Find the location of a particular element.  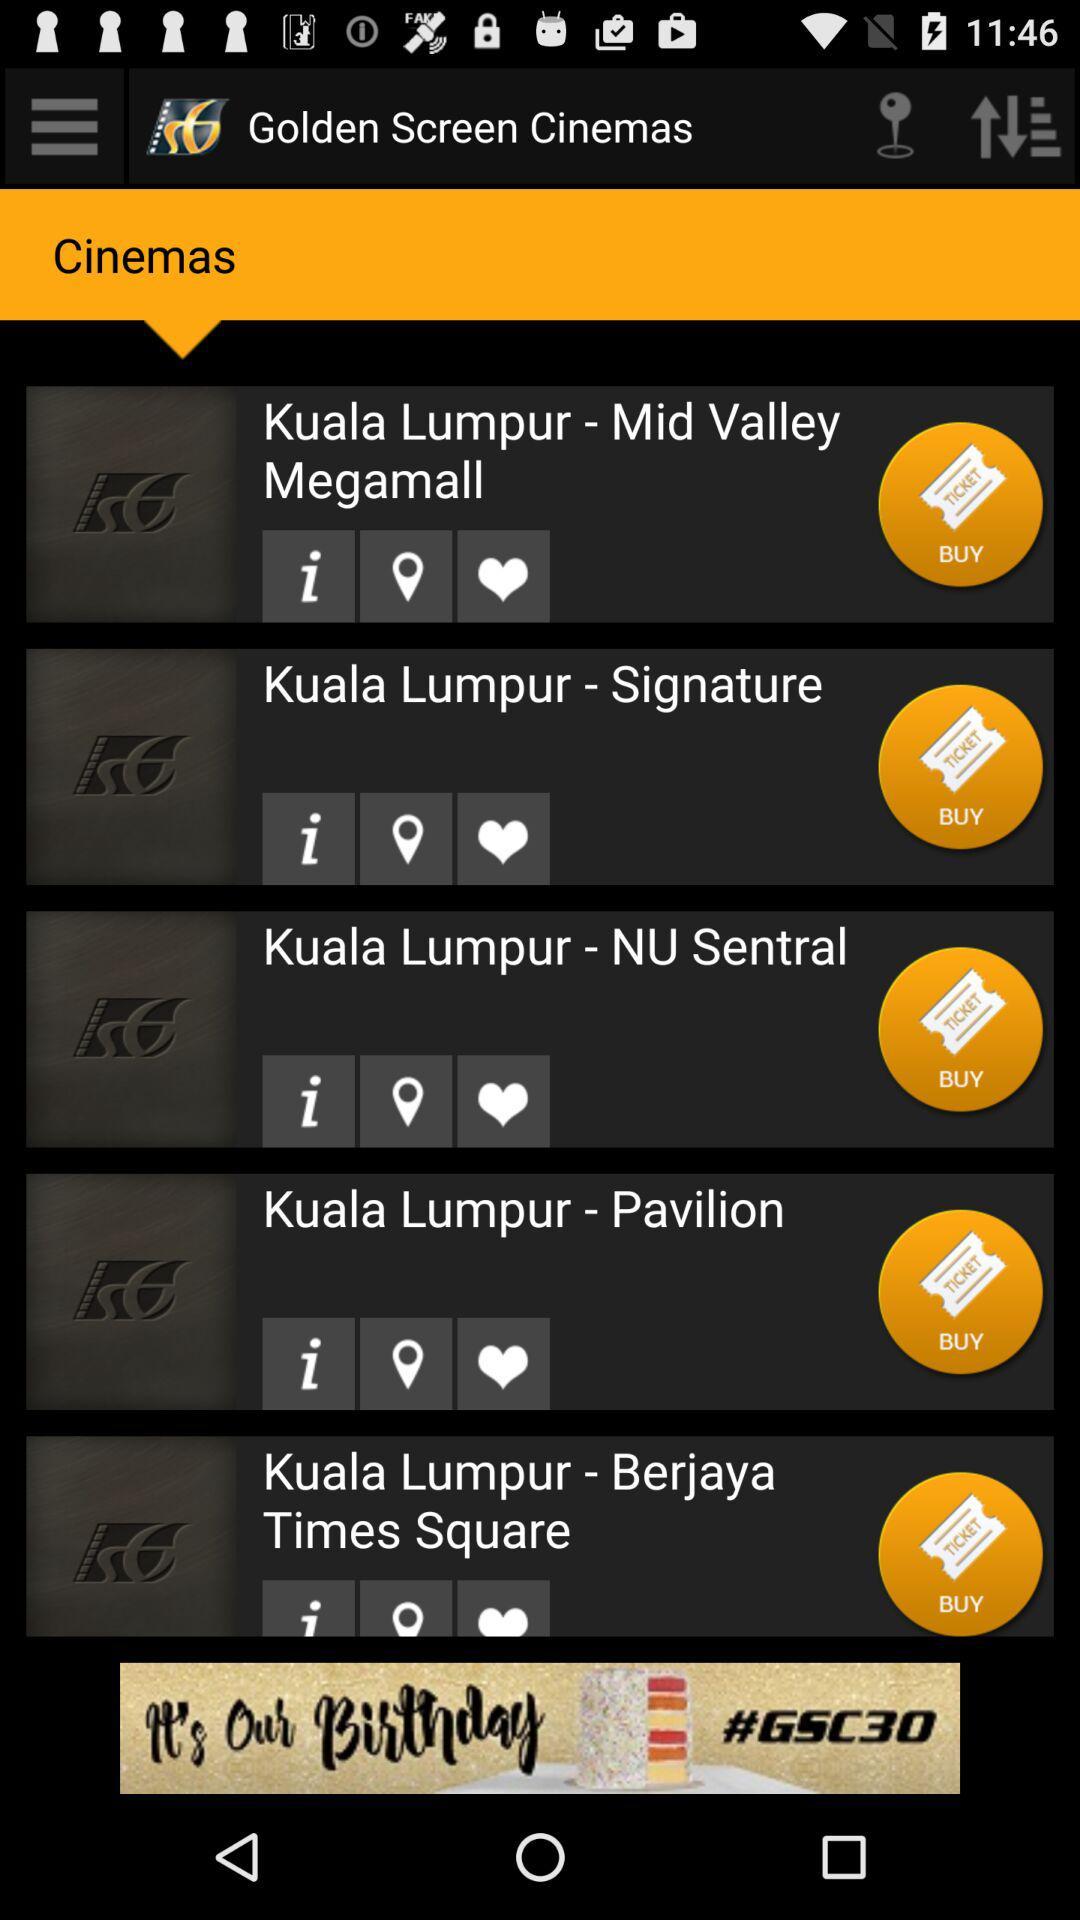

sort by is located at coordinates (1015, 124).